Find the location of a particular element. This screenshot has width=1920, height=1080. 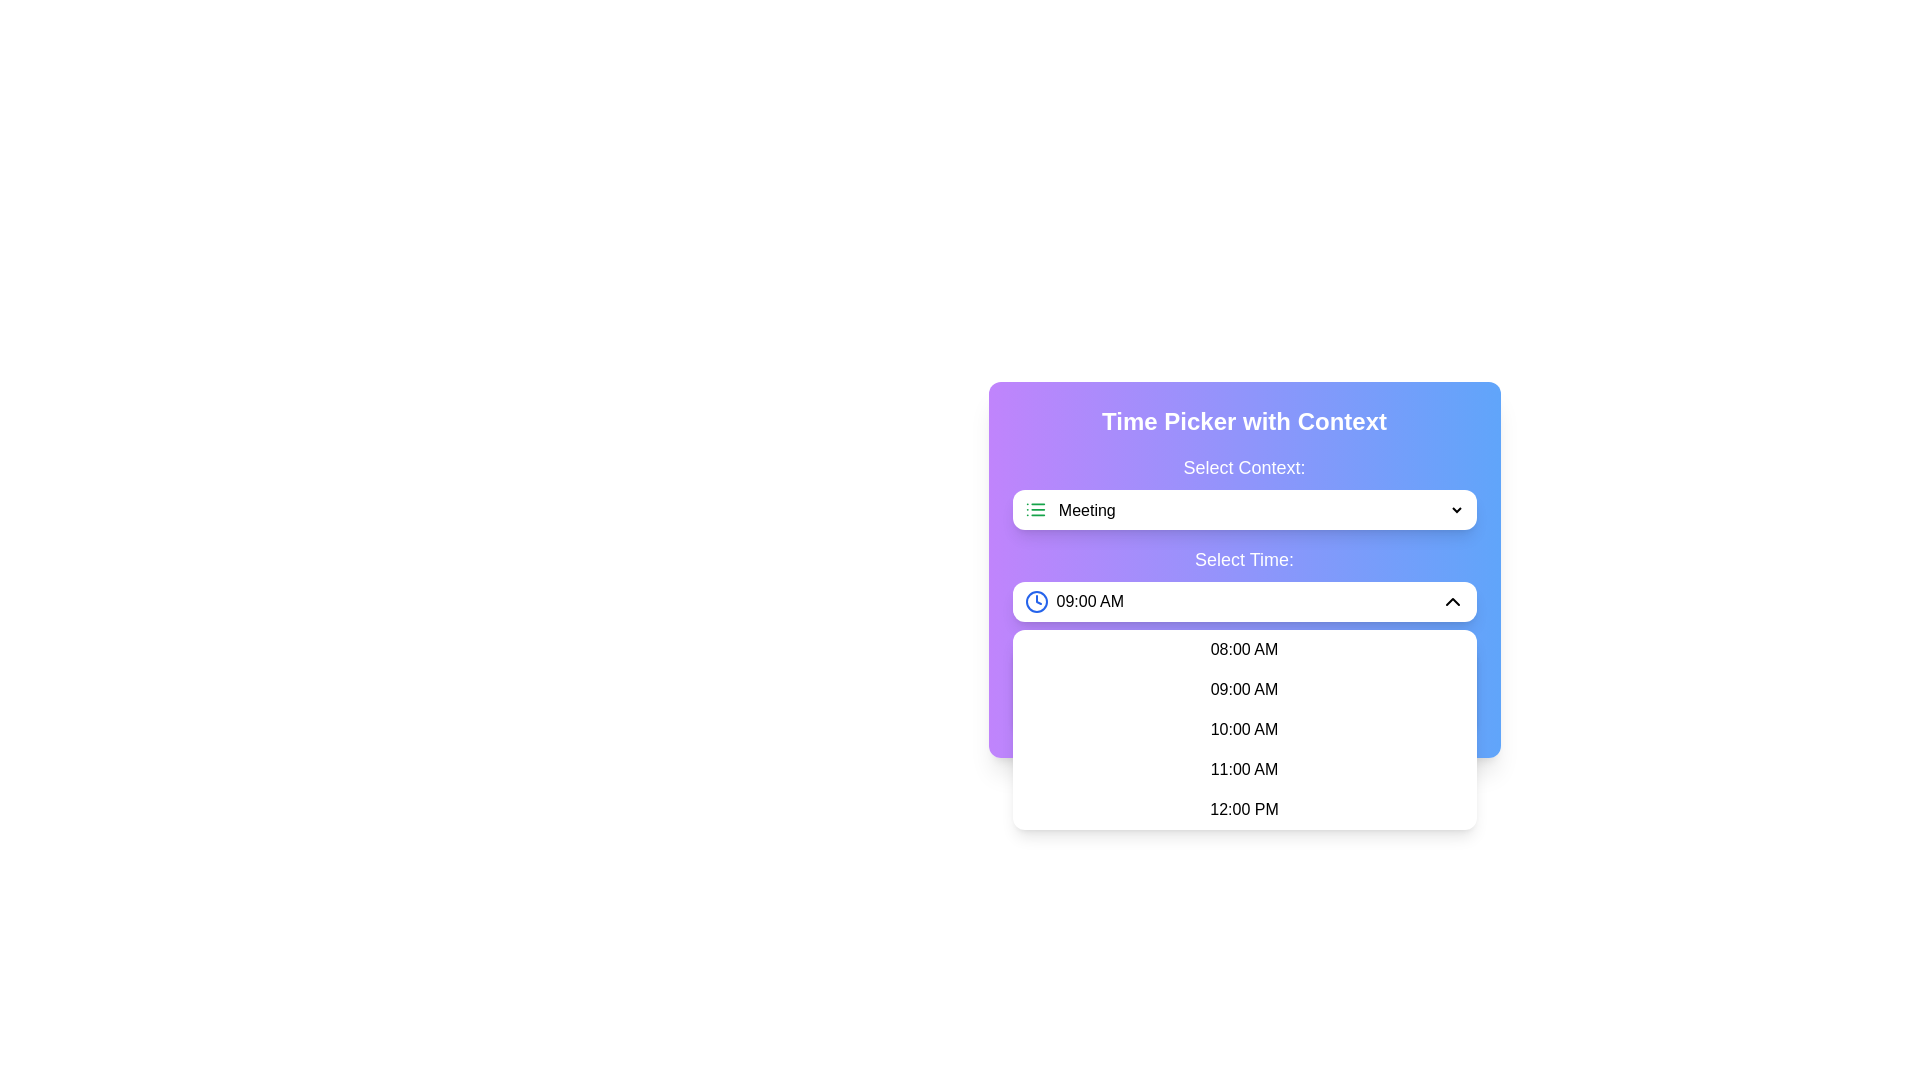

the time option '10:00 AM' in the dropdown menu is located at coordinates (1243, 729).